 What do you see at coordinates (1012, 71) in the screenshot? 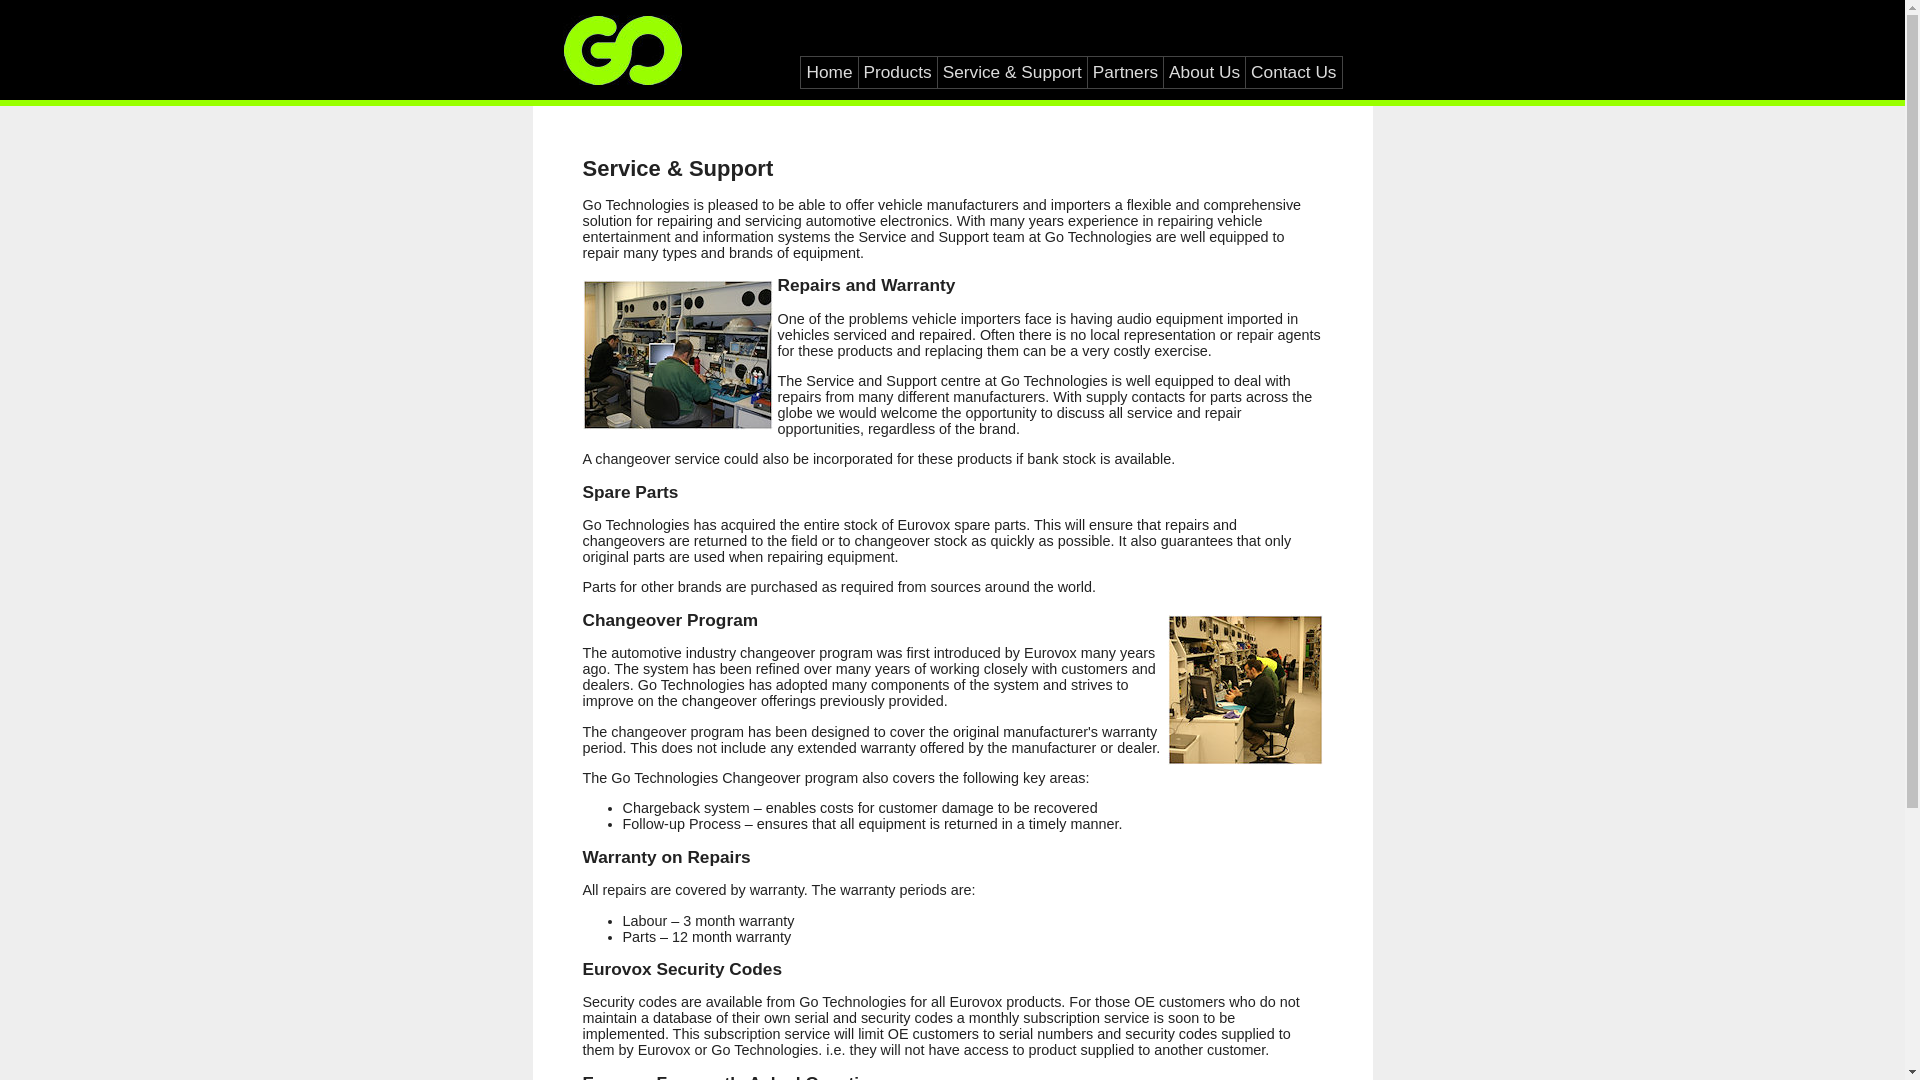
I see `'Service & Support'` at bounding box center [1012, 71].